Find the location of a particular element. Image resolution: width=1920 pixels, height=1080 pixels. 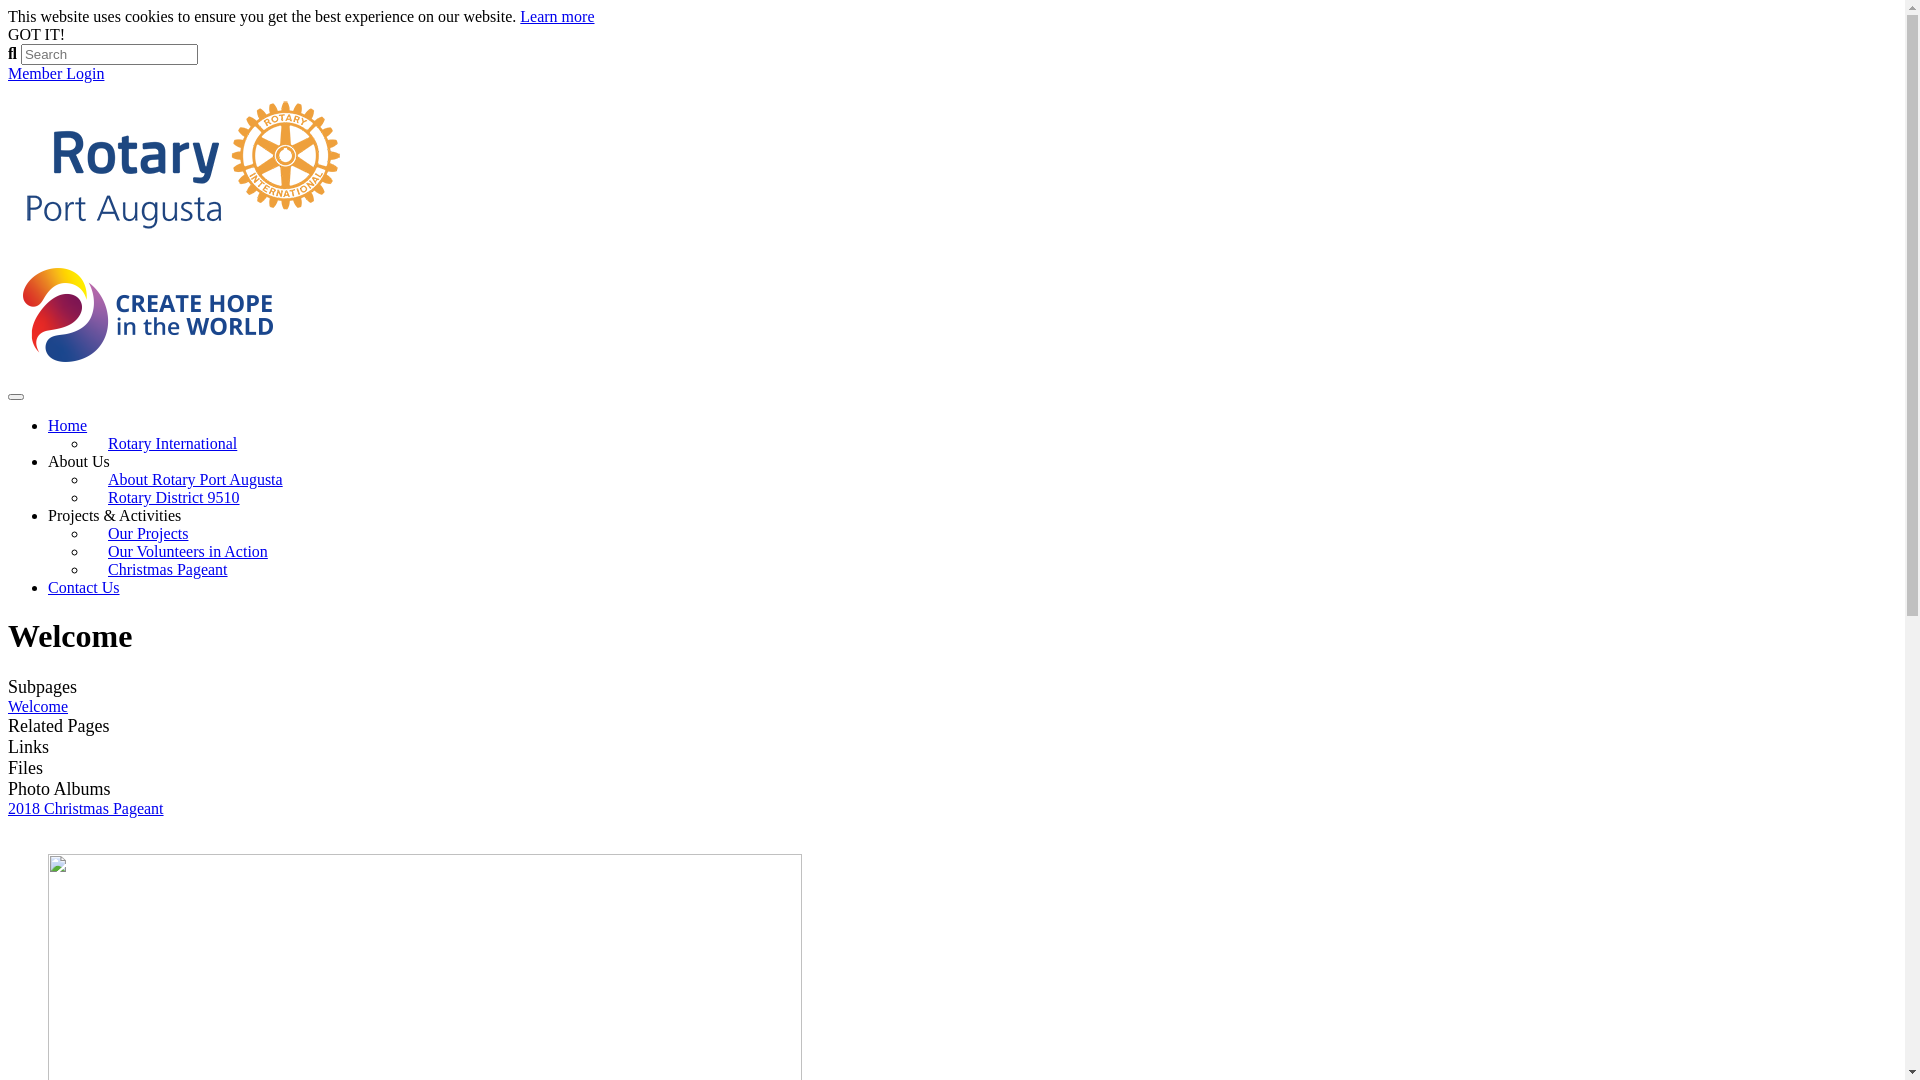

'Welcome' is located at coordinates (38, 705).